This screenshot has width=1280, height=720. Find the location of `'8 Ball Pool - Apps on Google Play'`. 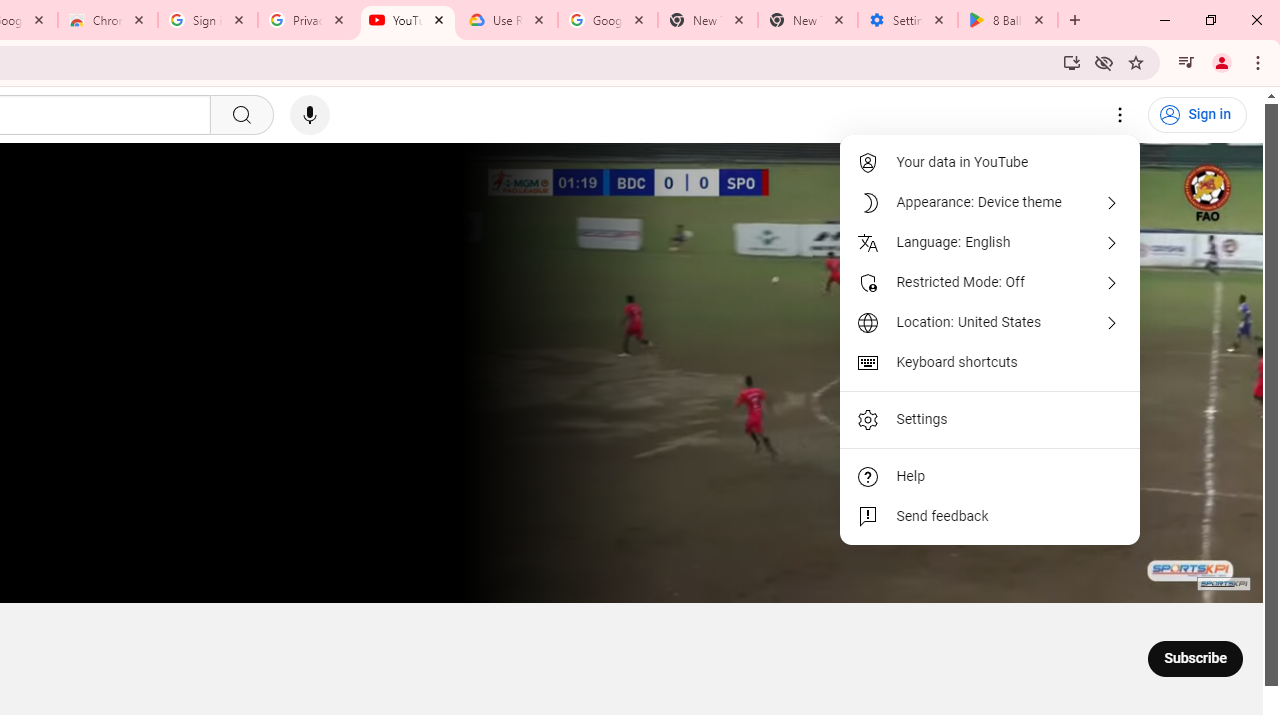

'8 Ball Pool - Apps on Google Play' is located at coordinates (1008, 20).